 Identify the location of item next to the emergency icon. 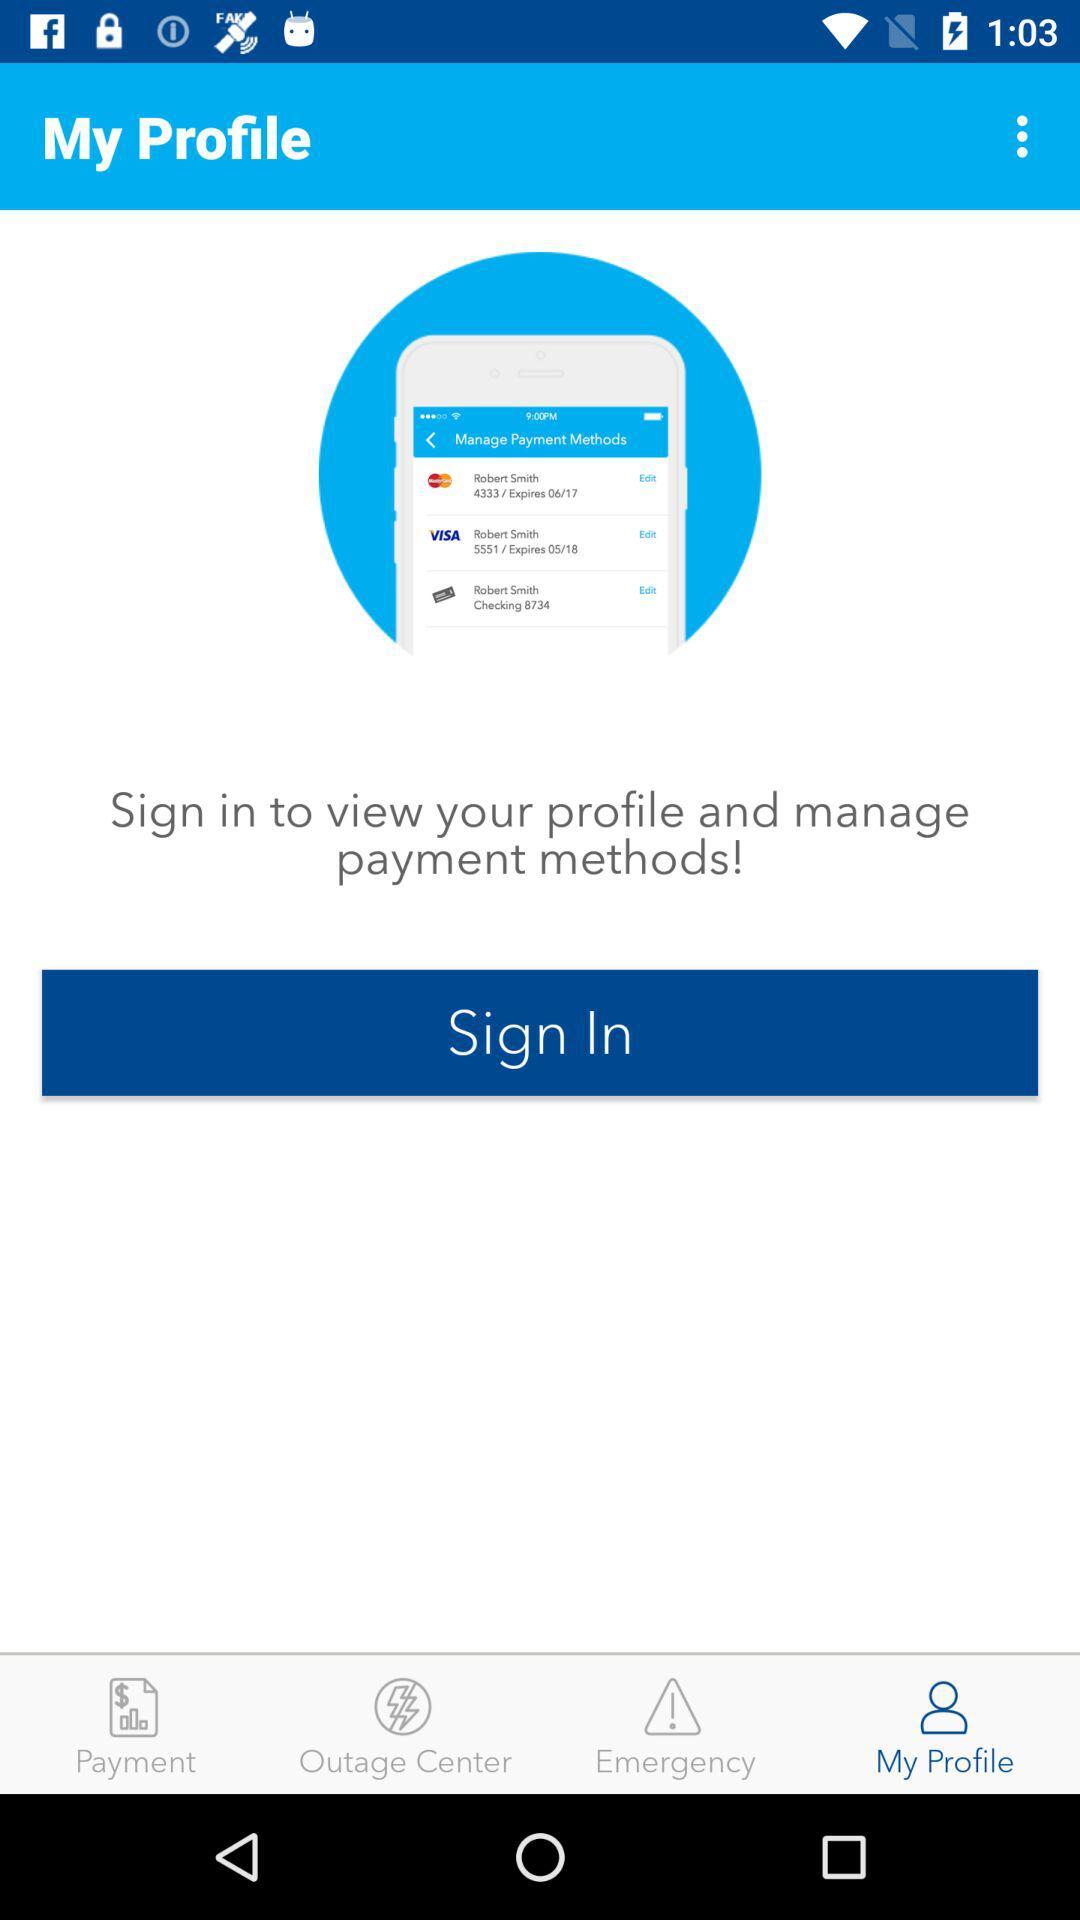
(405, 1723).